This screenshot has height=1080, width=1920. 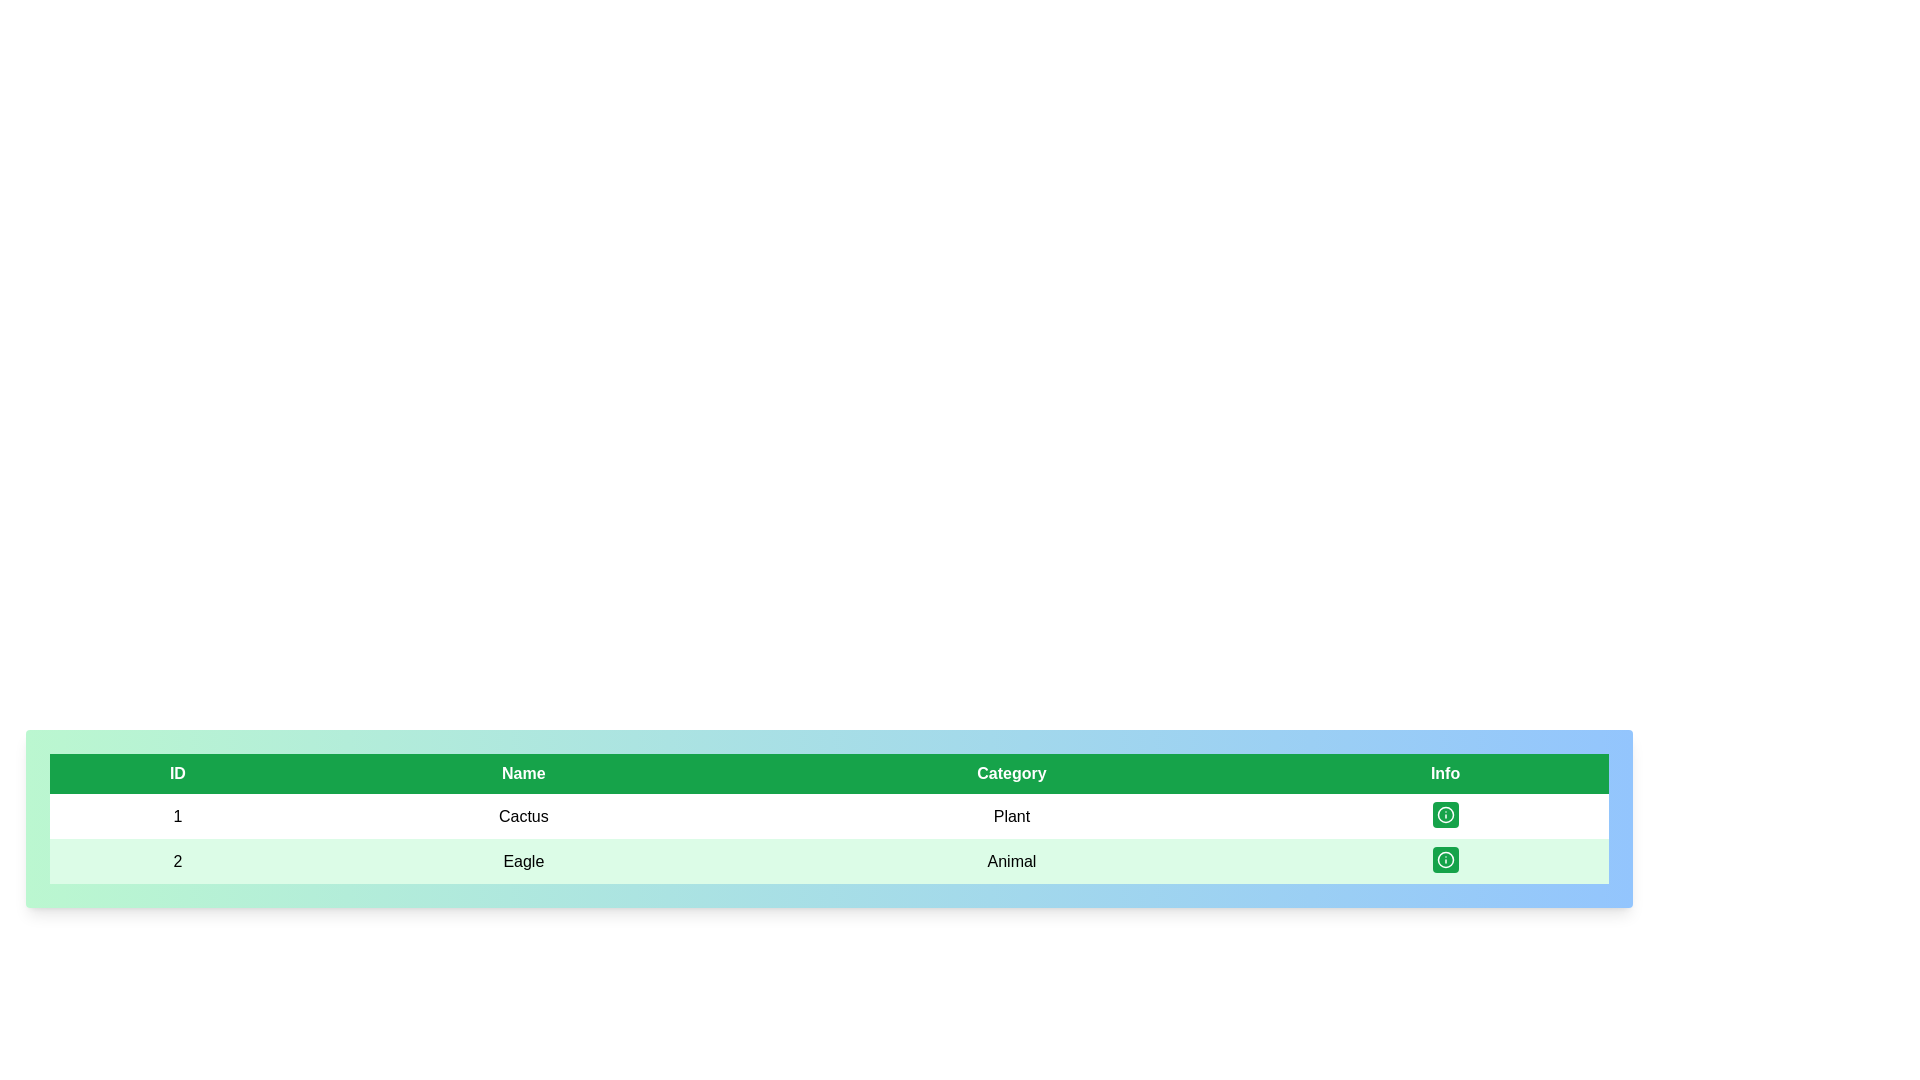 What do you see at coordinates (1445, 859) in the screenshot?
I see `the Circular SVG graphic element located in the 'Info' column of the data table, corresponding to the 'Cactus' row in the 'Plant' category` at bounding box center [1445, 859].